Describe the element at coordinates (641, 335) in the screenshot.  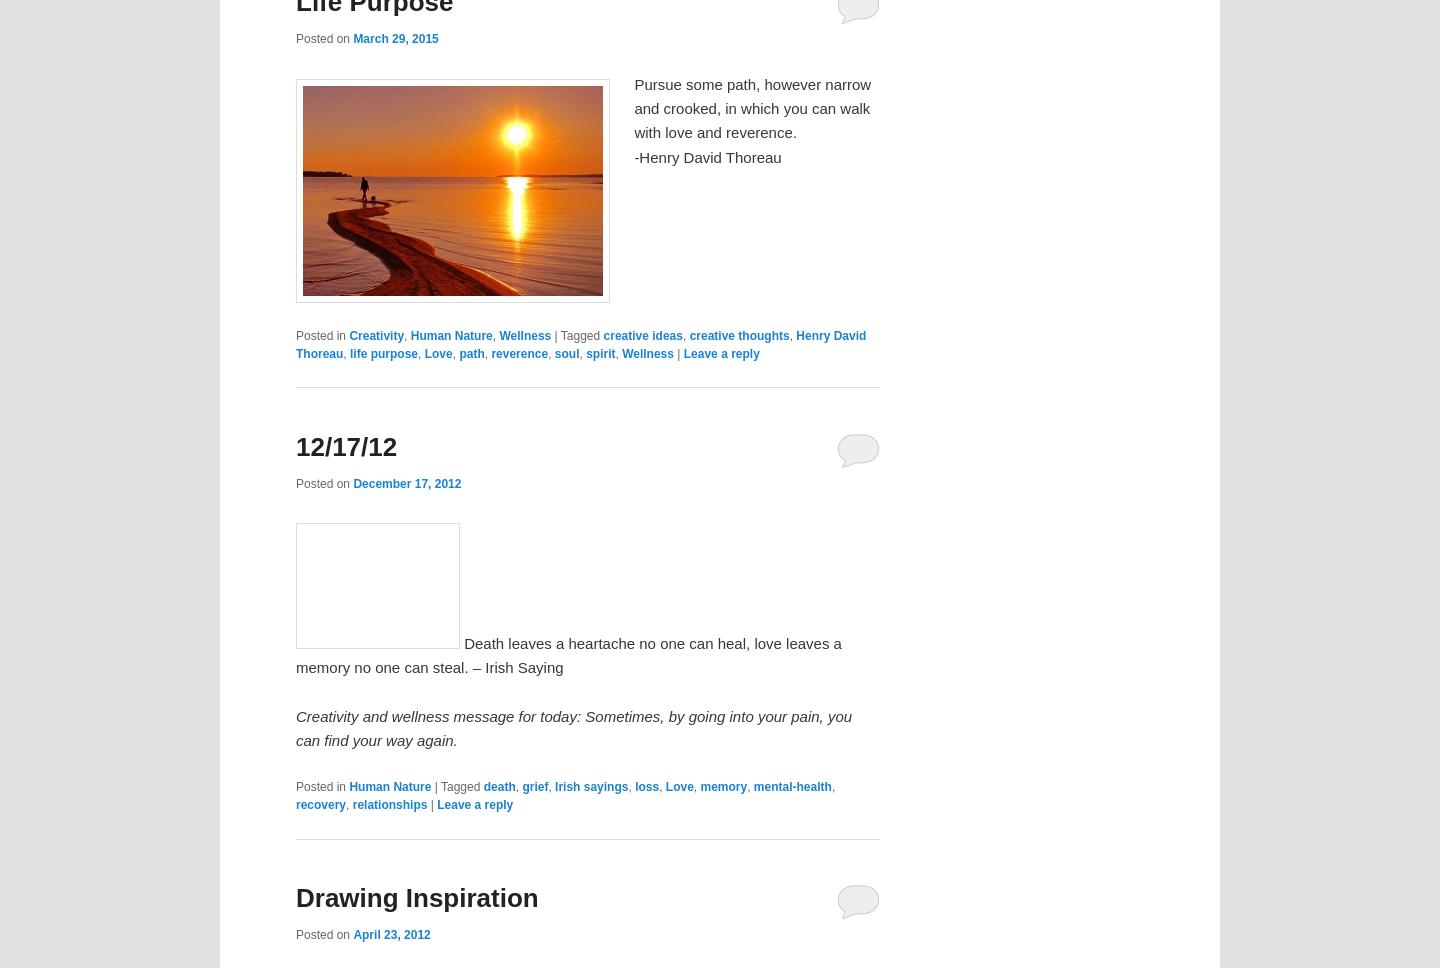
I see `'creative ideas'` at that location.